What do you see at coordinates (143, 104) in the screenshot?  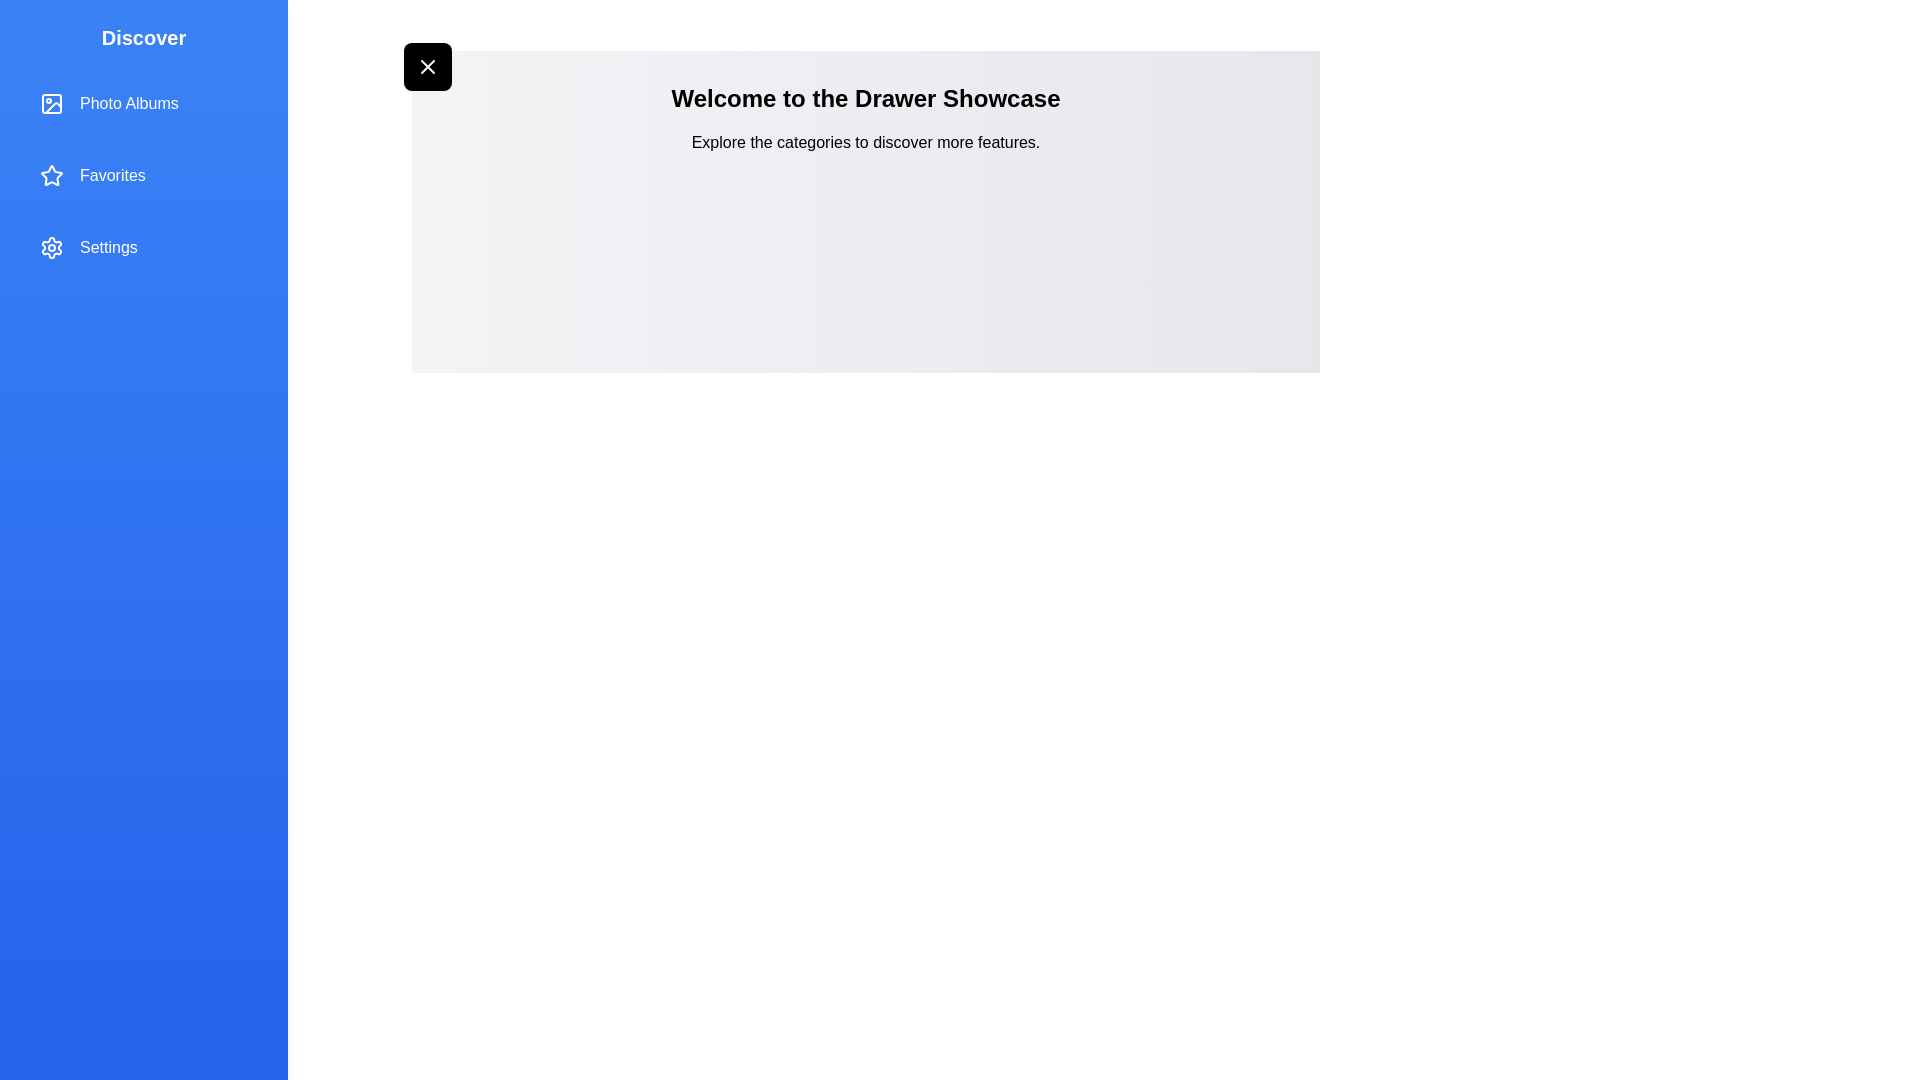 I see `the drawer item labeled 'Photo Albums' to select it` at bounding box center [143, 104].